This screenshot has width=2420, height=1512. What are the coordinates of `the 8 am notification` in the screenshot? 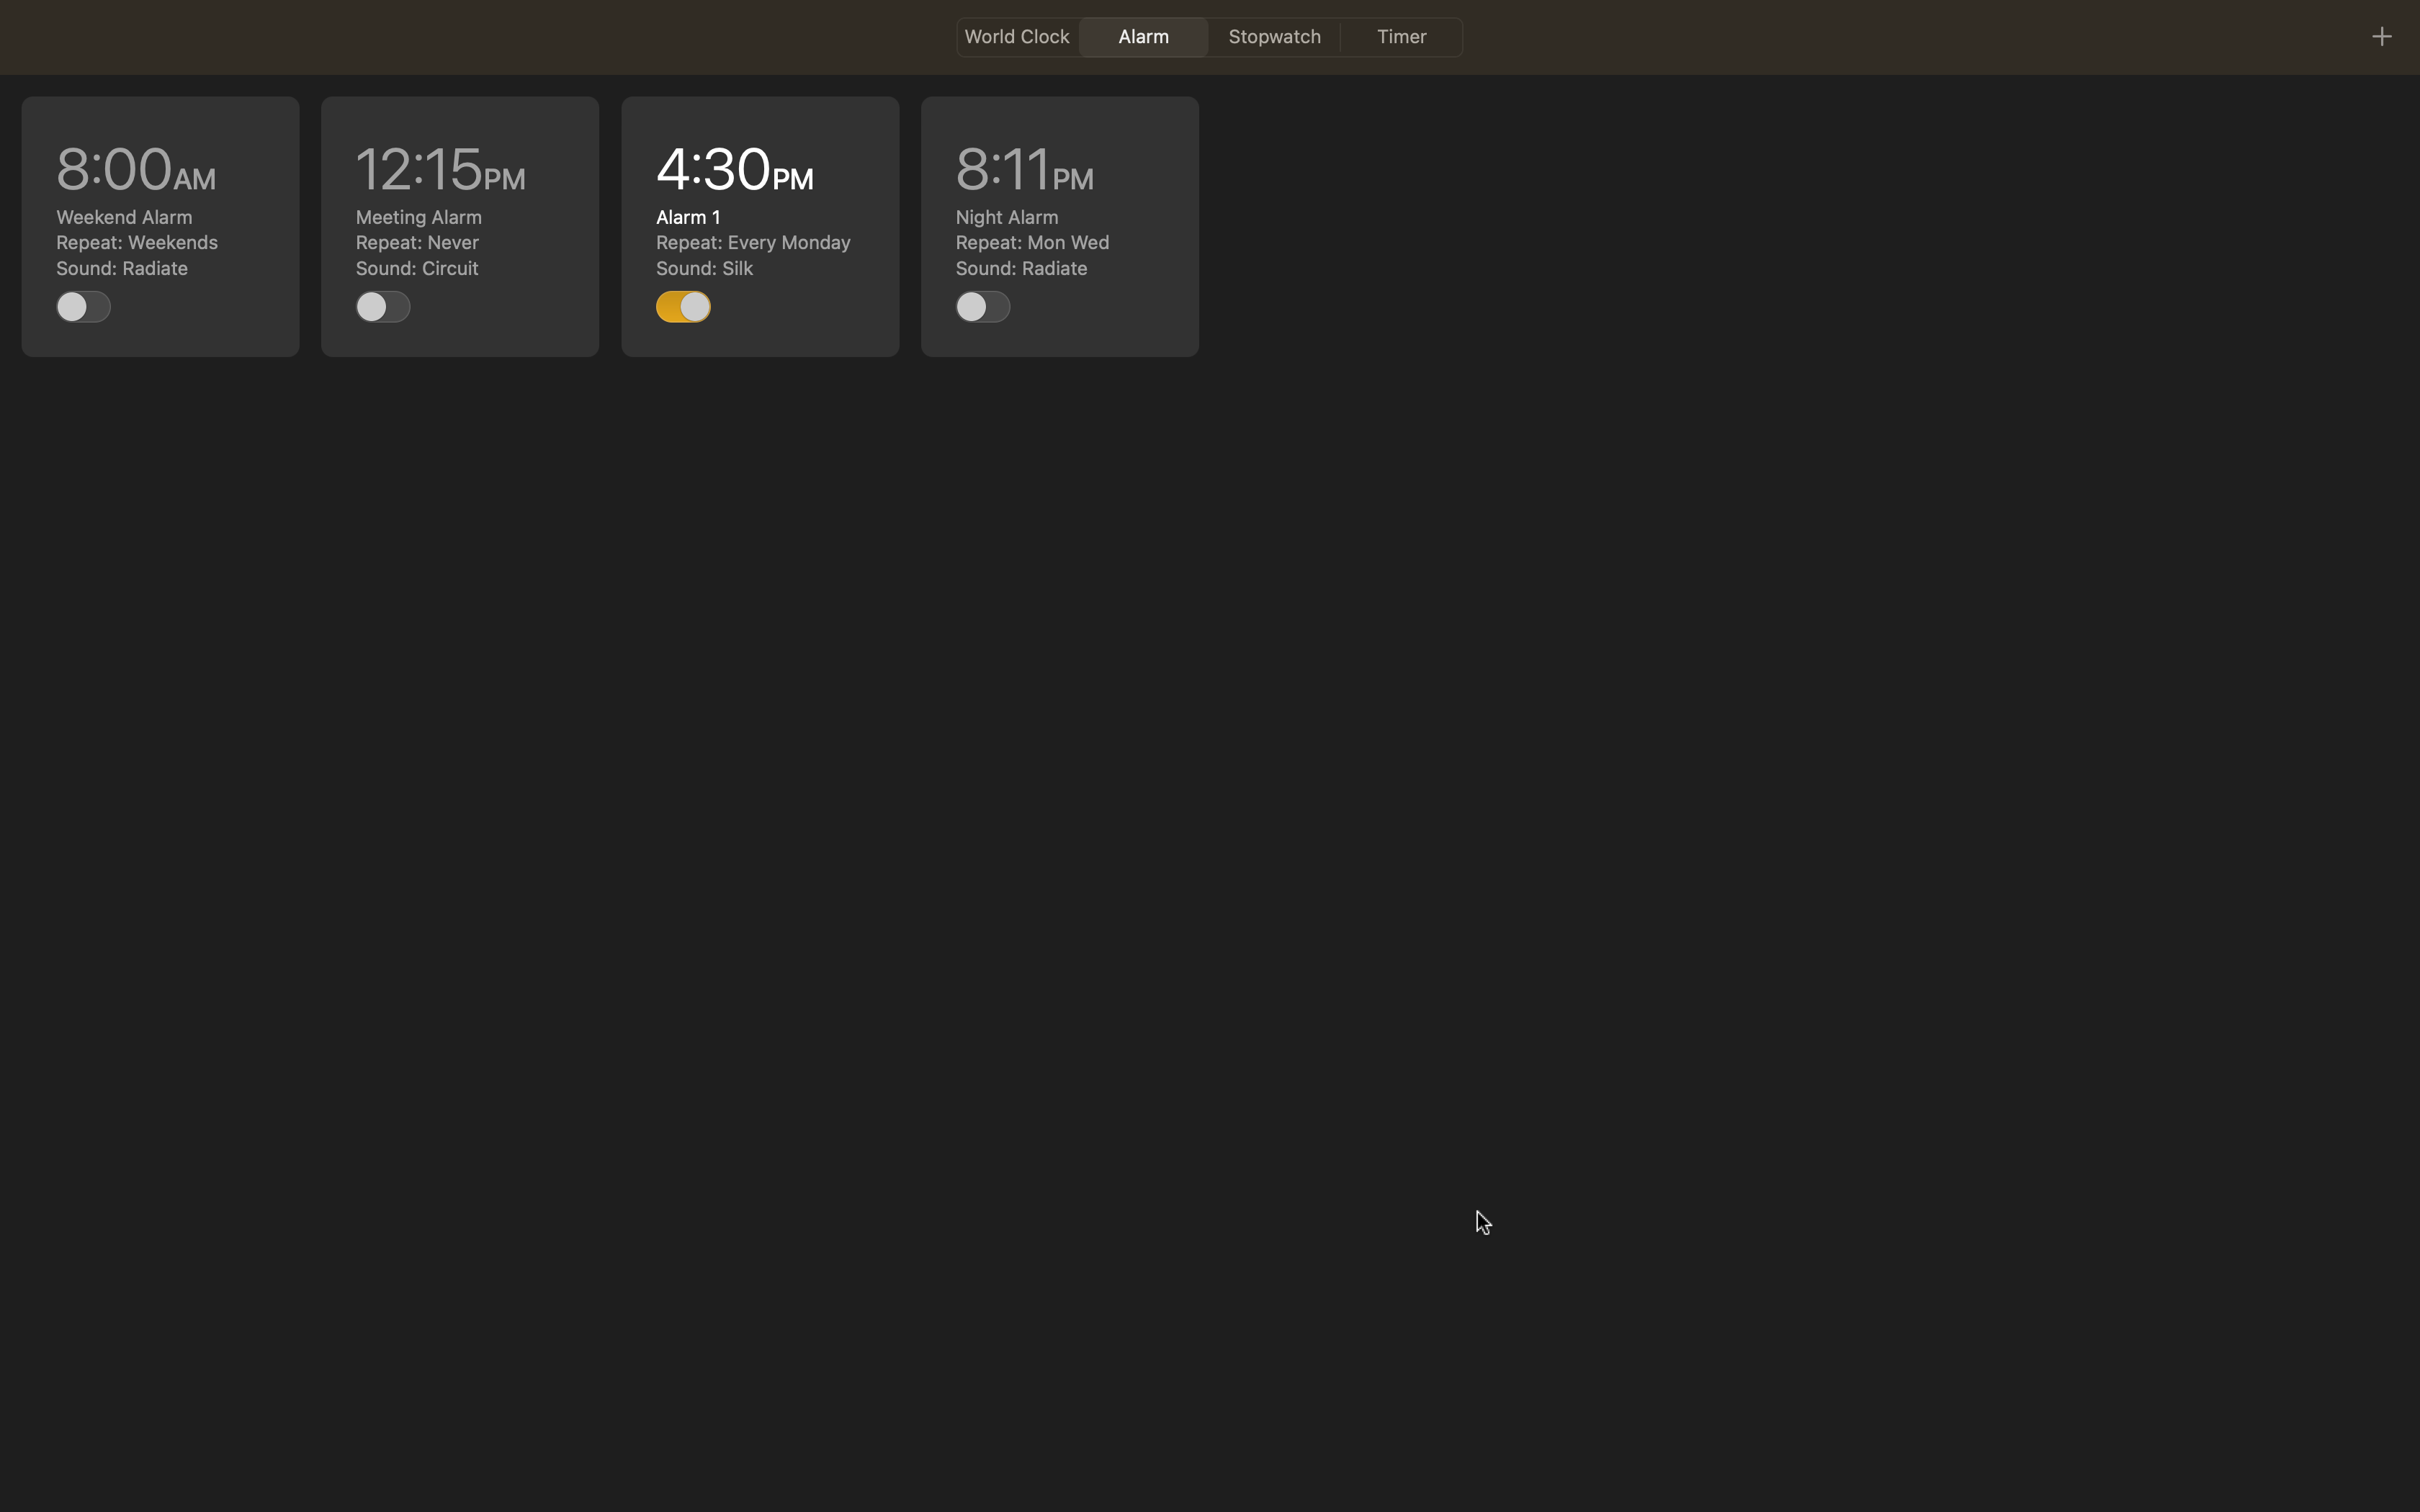 It's located at (161, 225).